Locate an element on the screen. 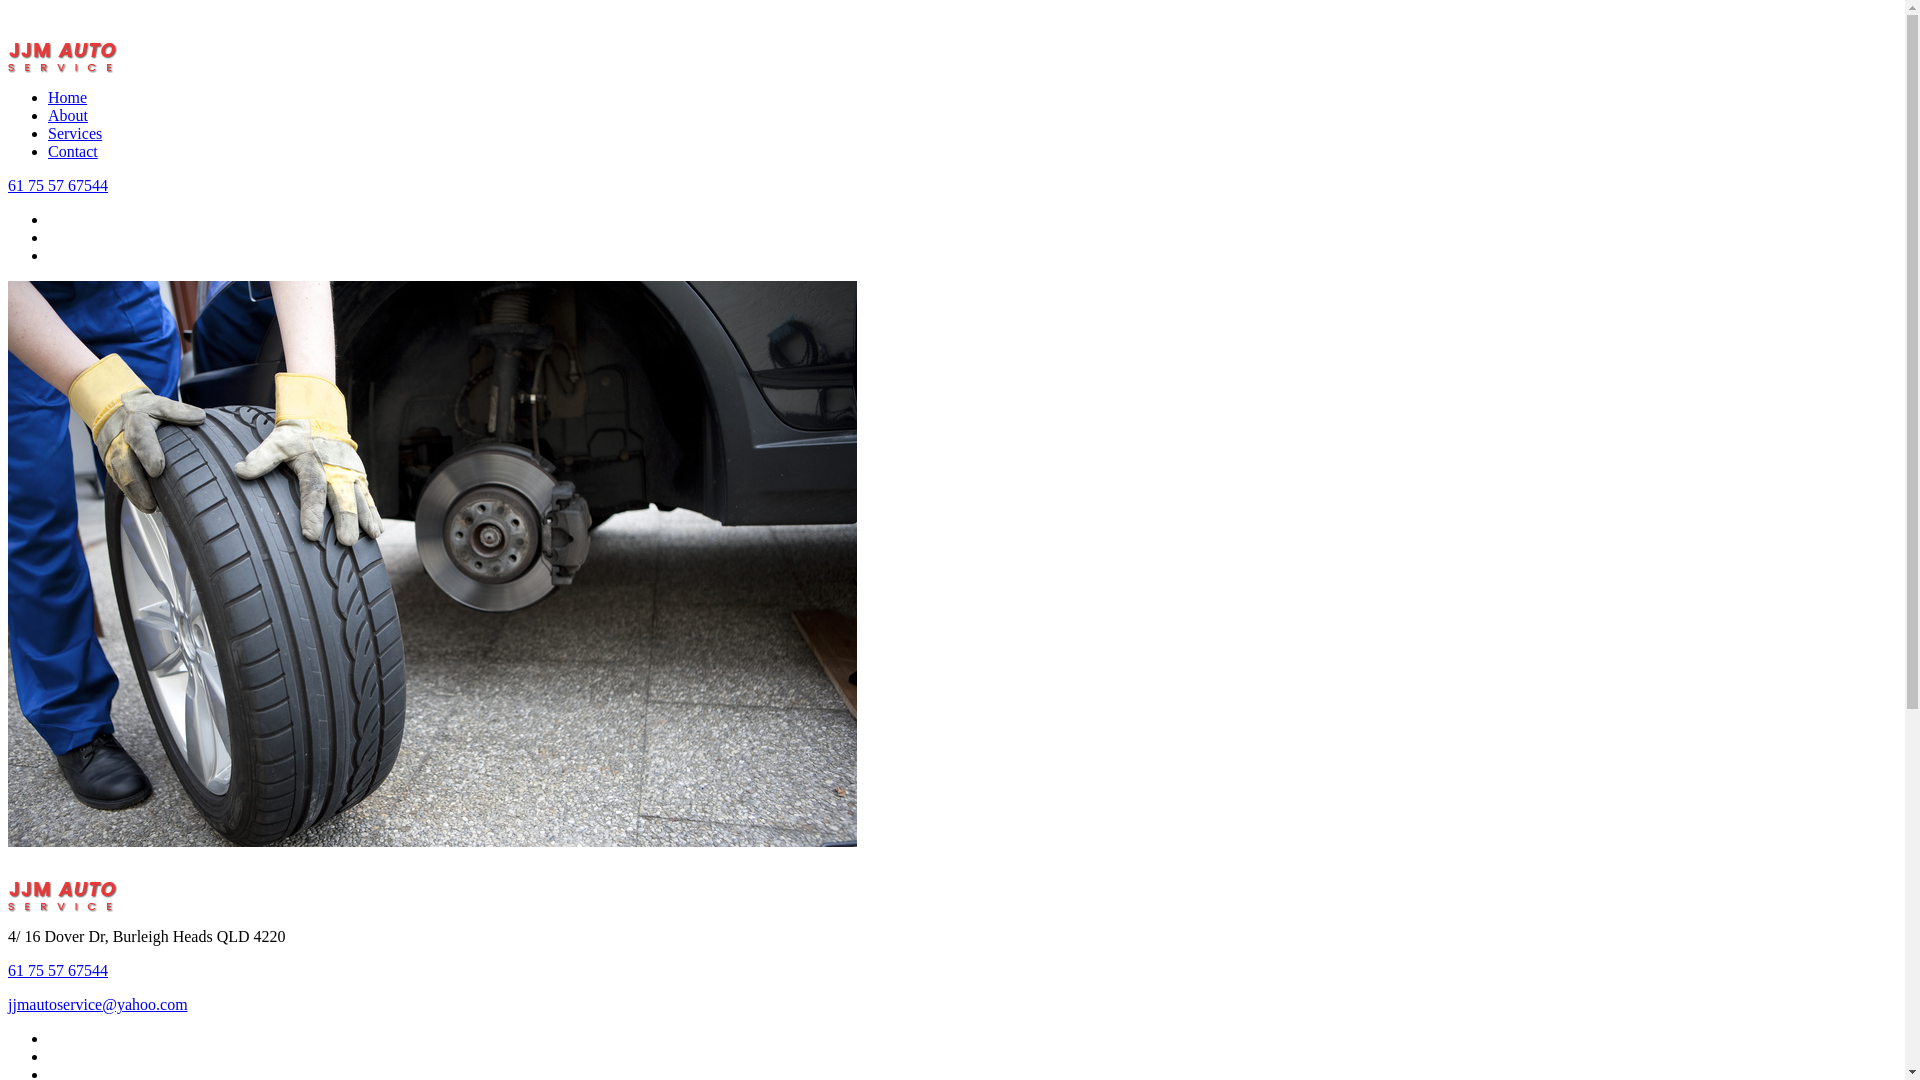  'Services' is located at coordinates (75, 133).